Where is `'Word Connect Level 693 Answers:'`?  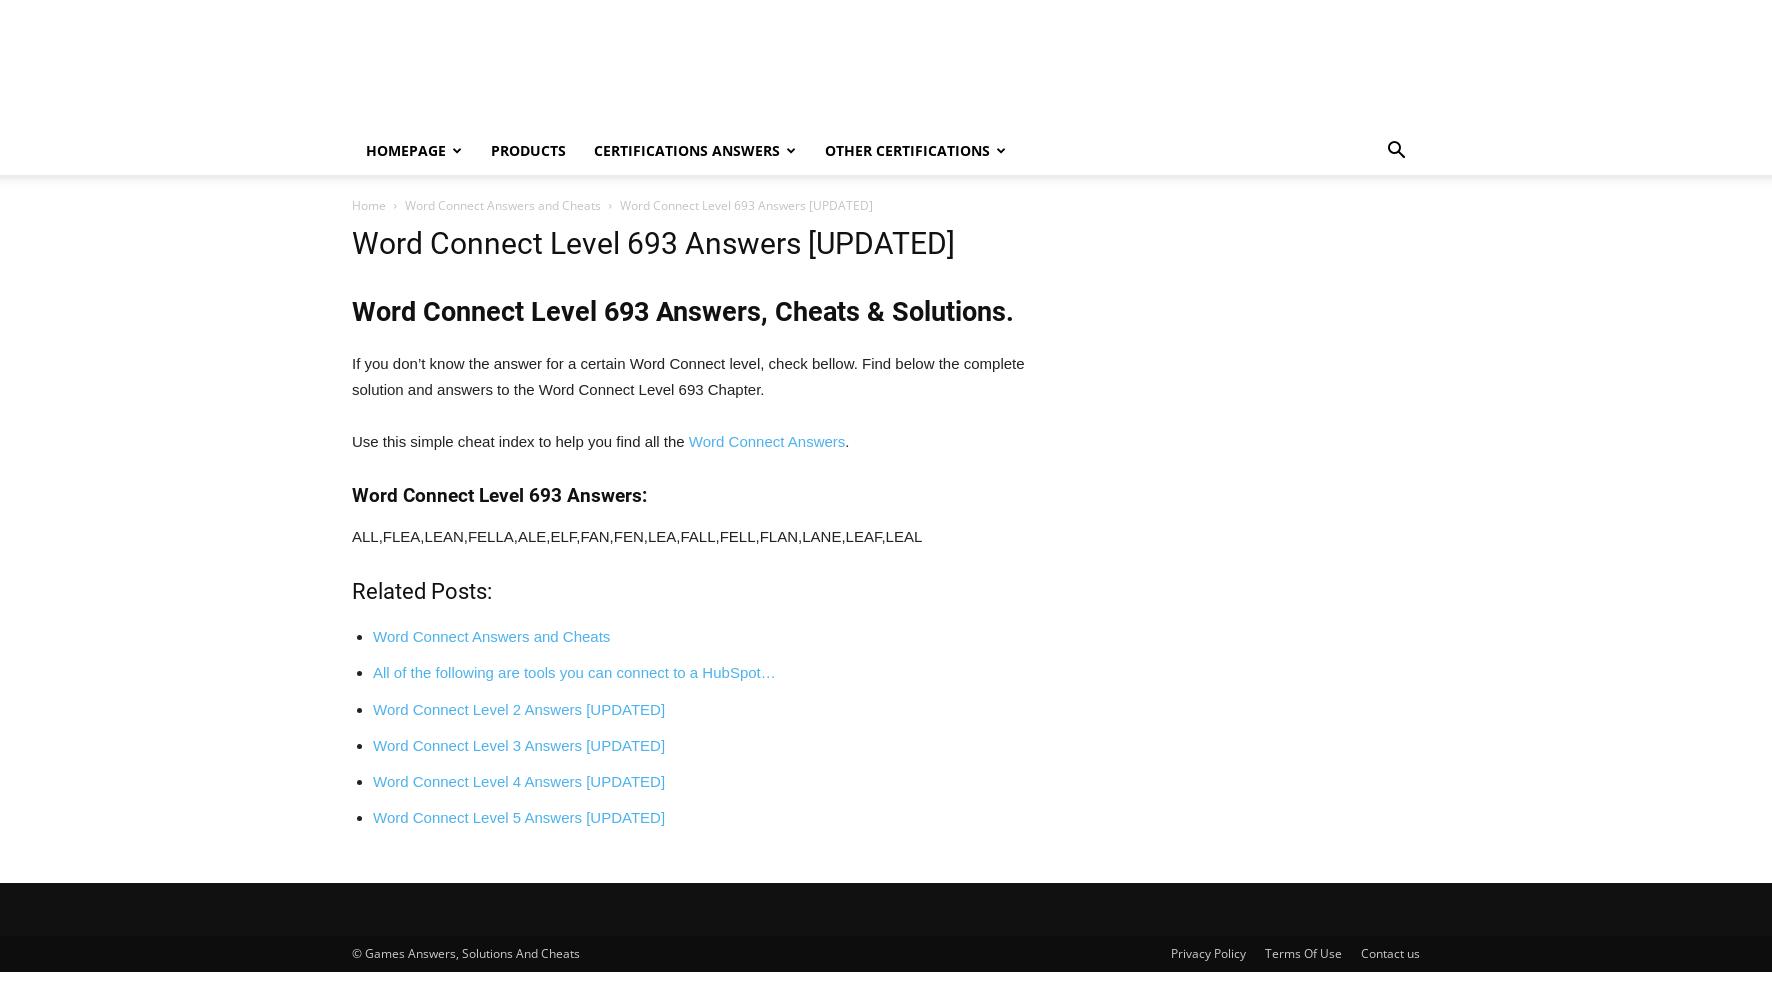 'Word Connect Level 693 Answers:' is located at coordinates (498, 494).